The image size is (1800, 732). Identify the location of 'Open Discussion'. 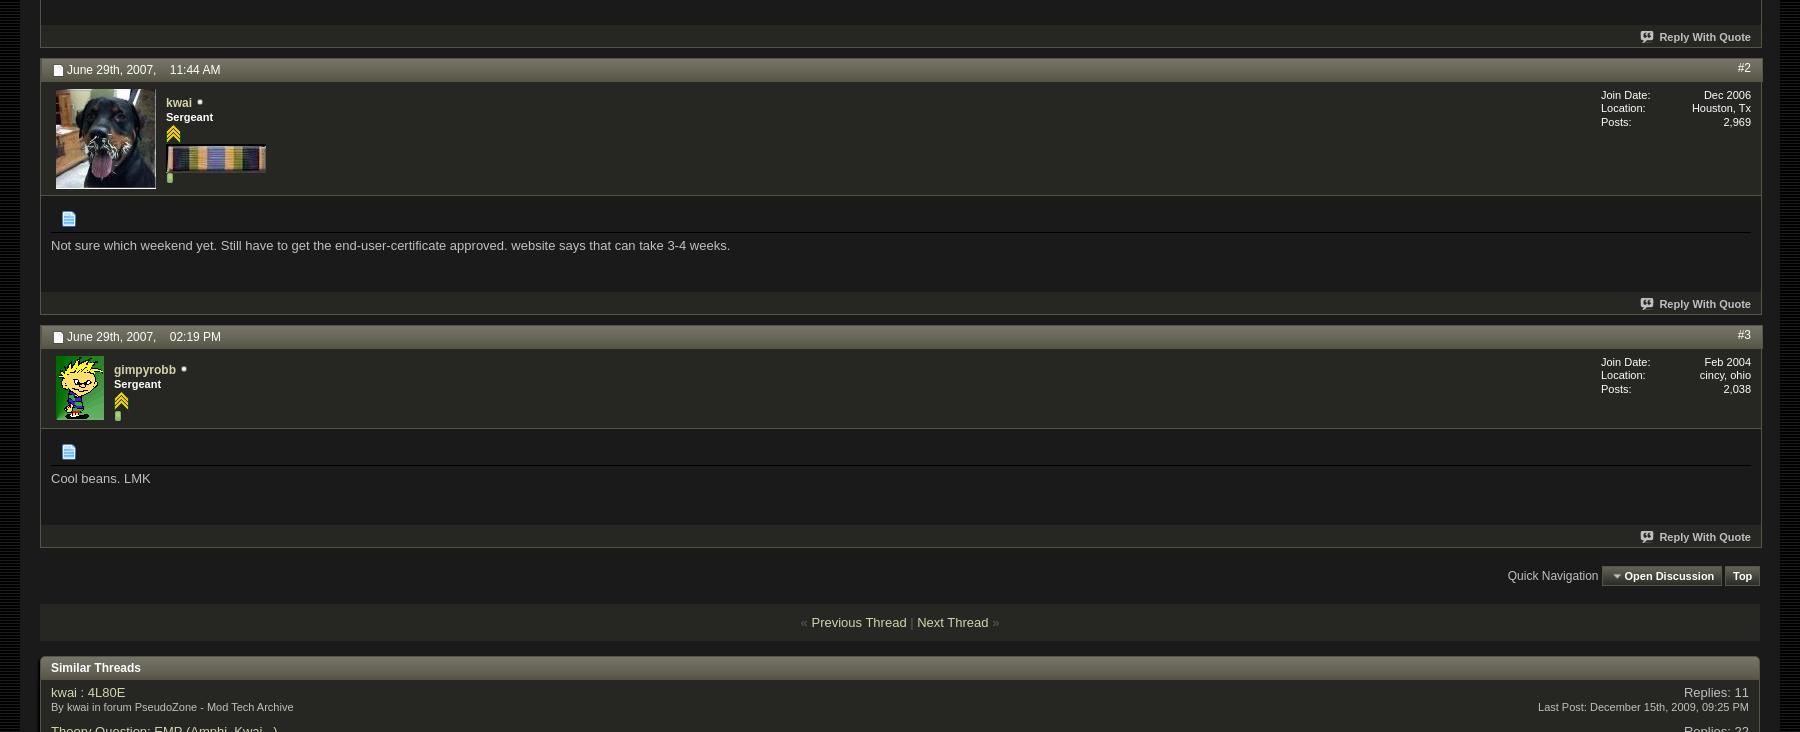
(1667, 575).